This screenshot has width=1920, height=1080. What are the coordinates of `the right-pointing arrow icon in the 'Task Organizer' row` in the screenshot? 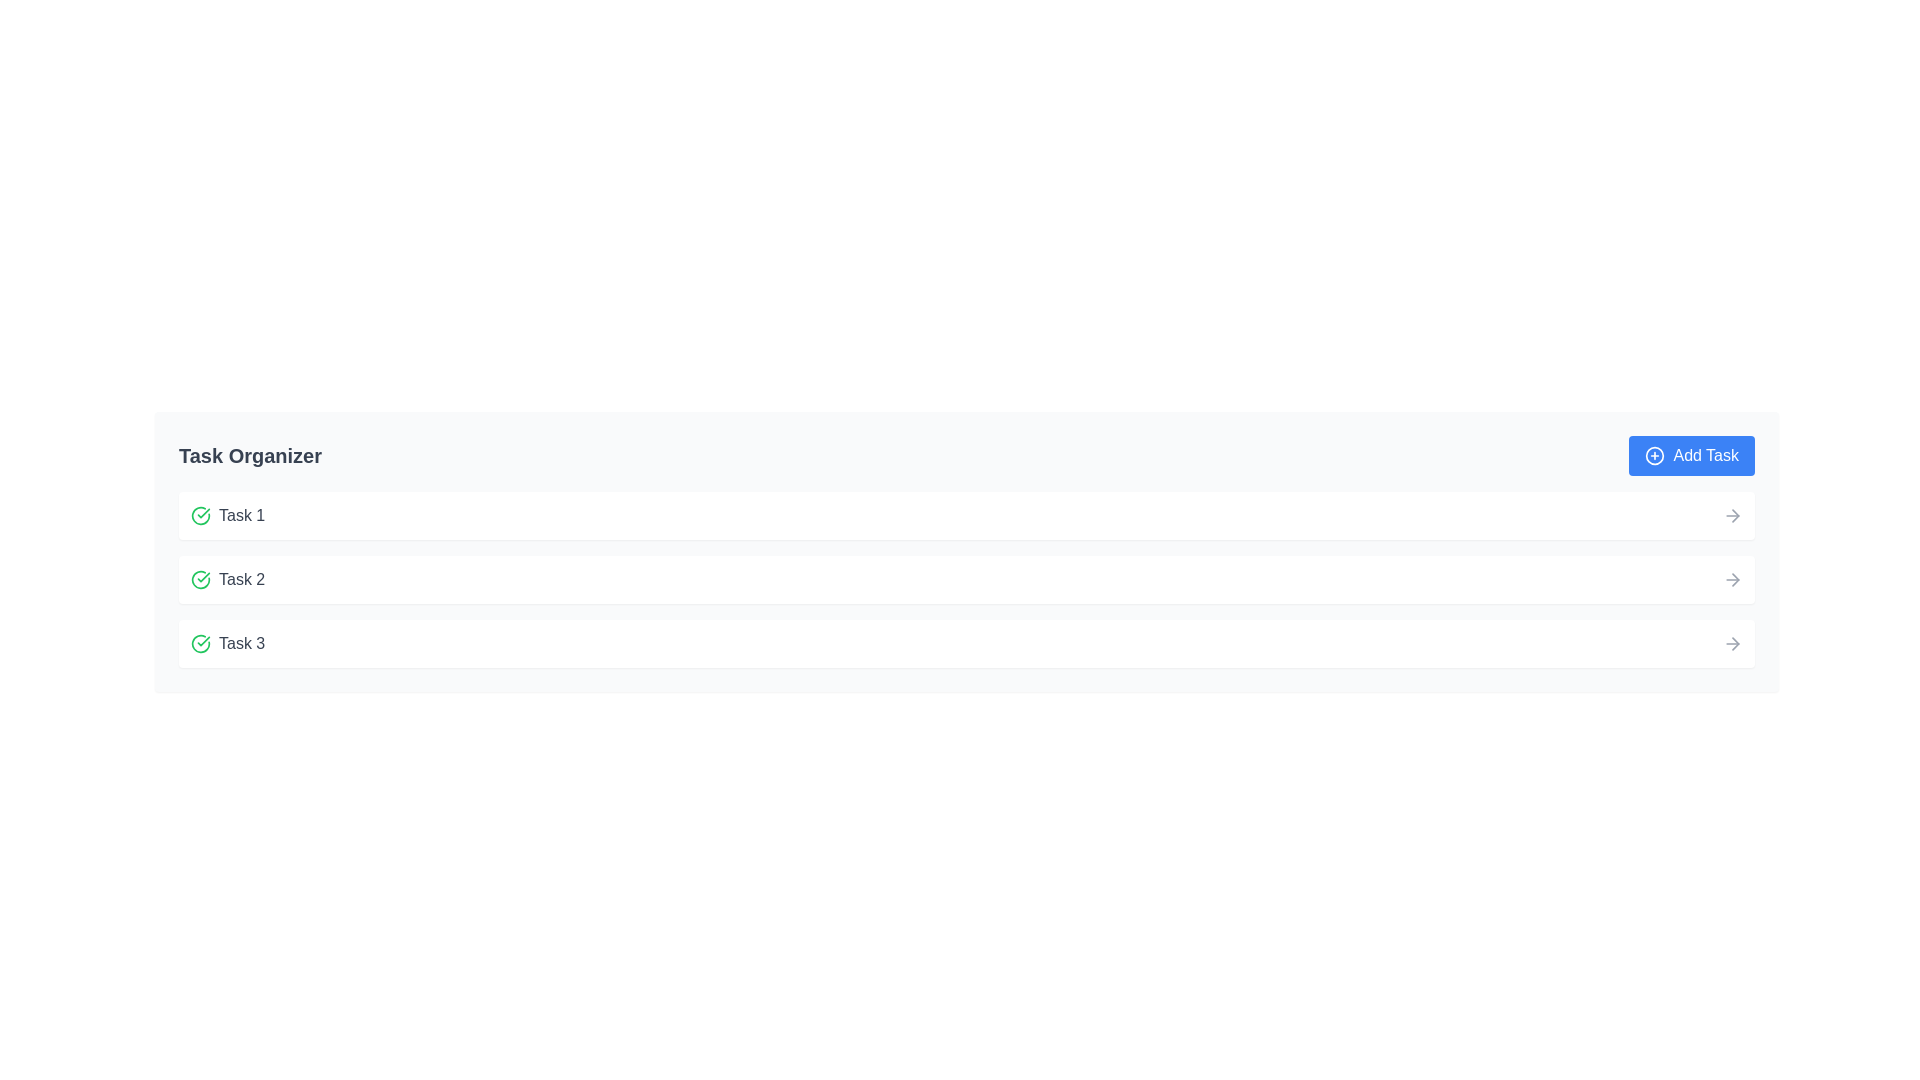 It's located at (1734, 644).